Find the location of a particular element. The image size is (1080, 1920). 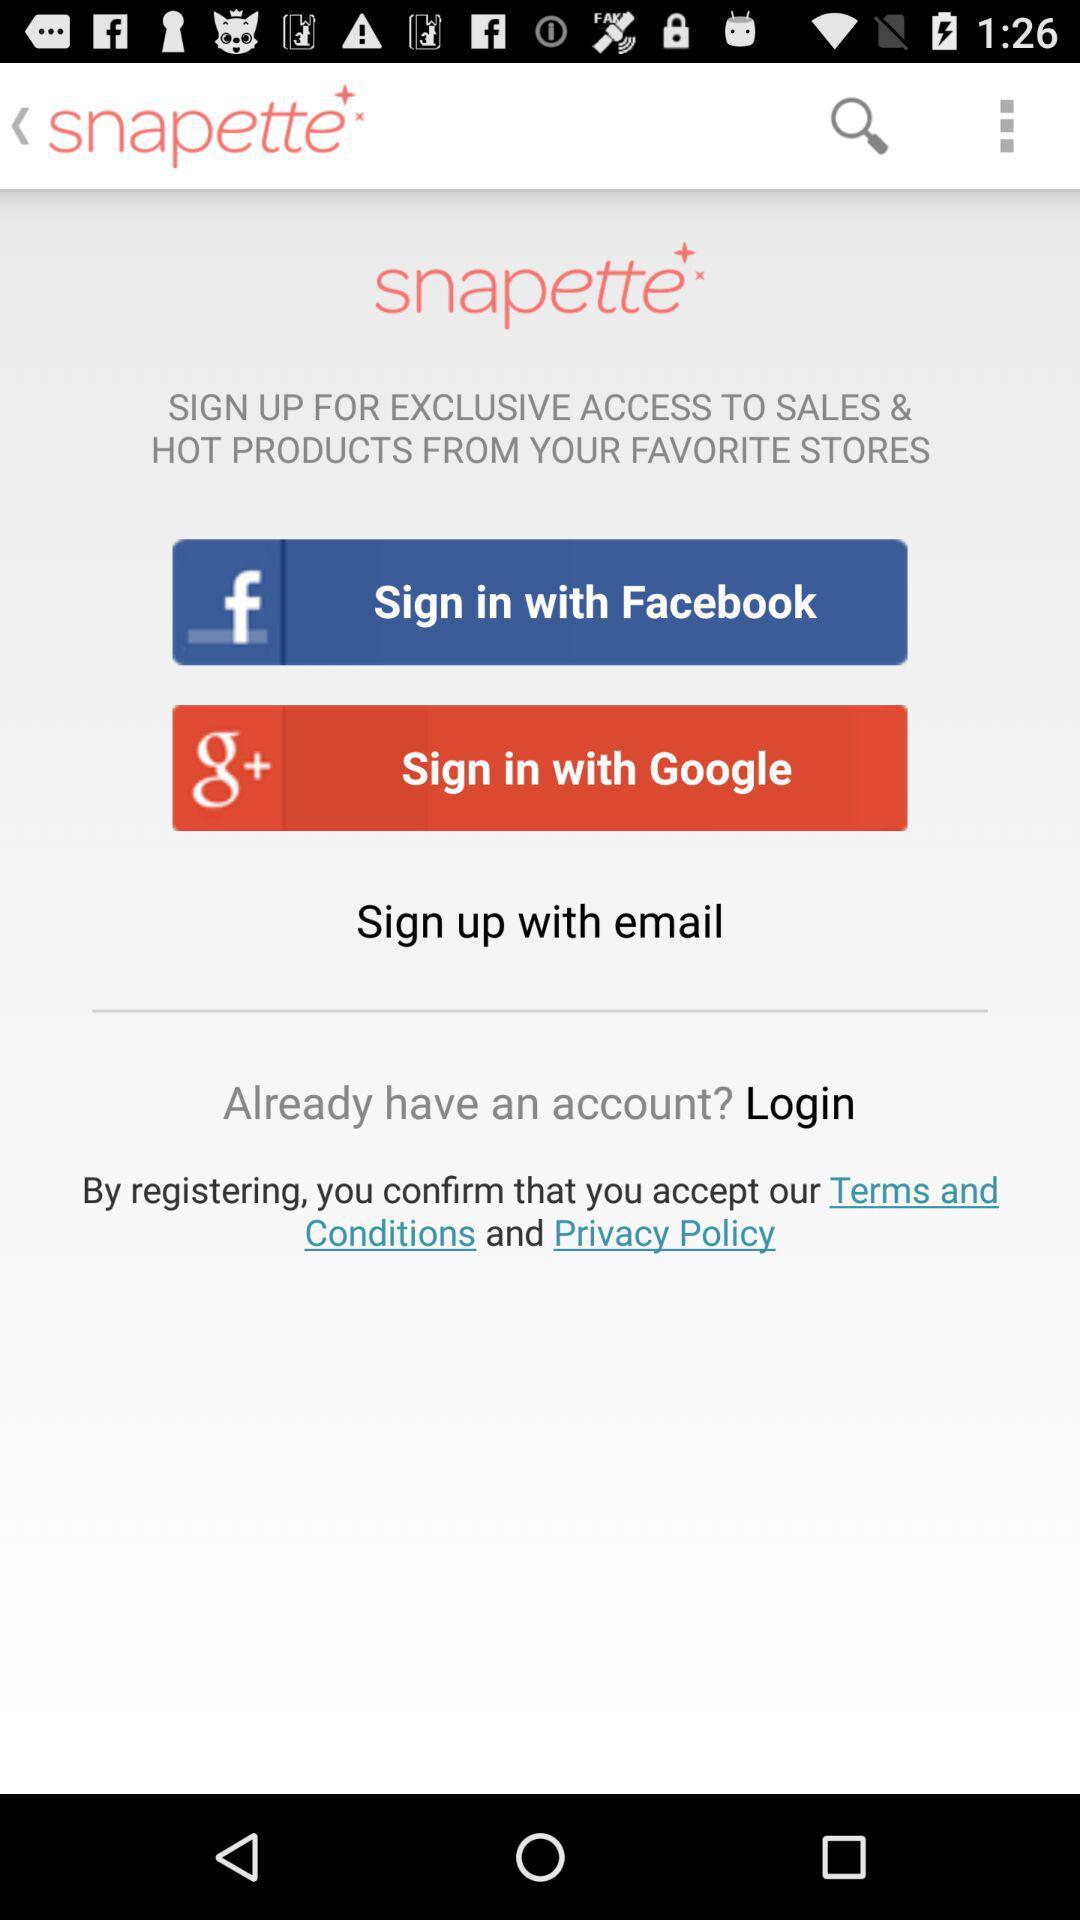

the item above by registering you icon is located at coordinates (538, 1100).